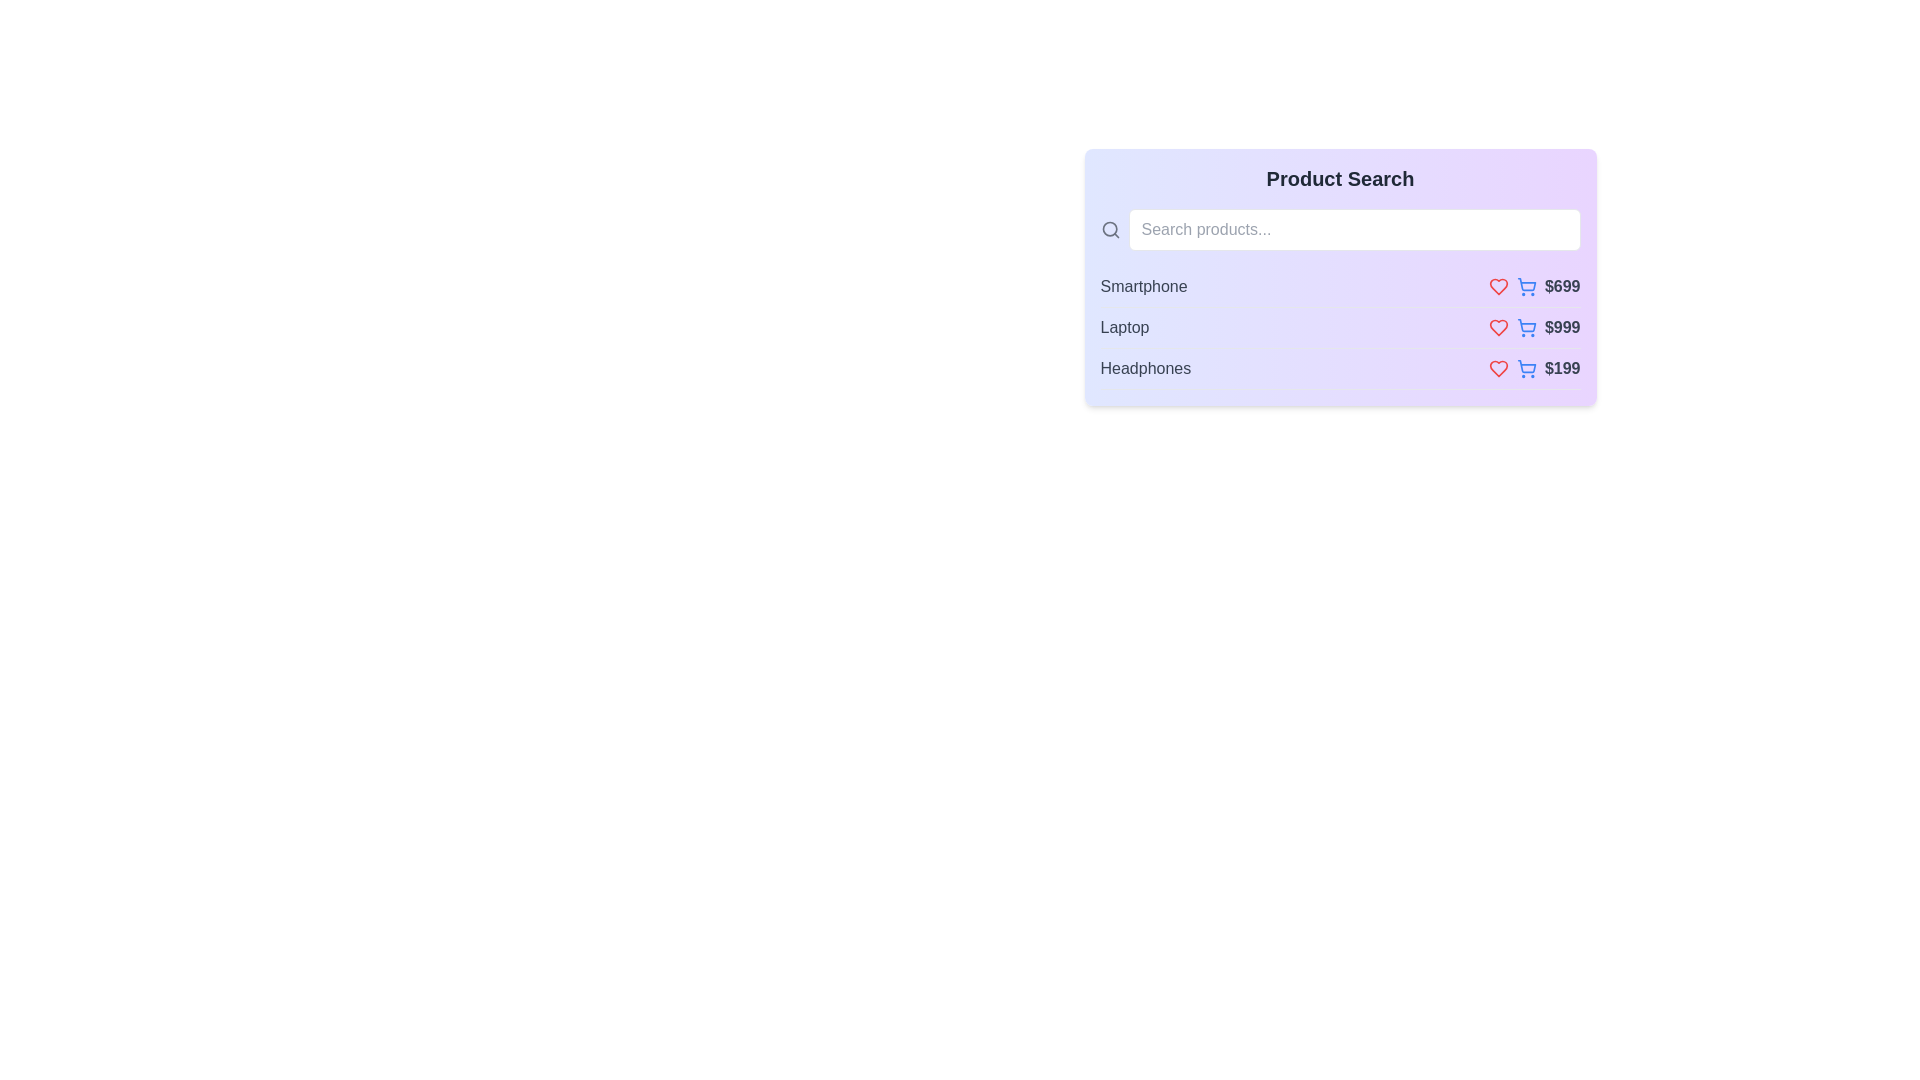 Image resolution: width=1920 pixels, height=1080 pixels. What do you see at coordinates (1144, 286) in the screenshot?
I see `the static text label indicating the product name 'Smartphone'` at bounding box center [1144, 286].